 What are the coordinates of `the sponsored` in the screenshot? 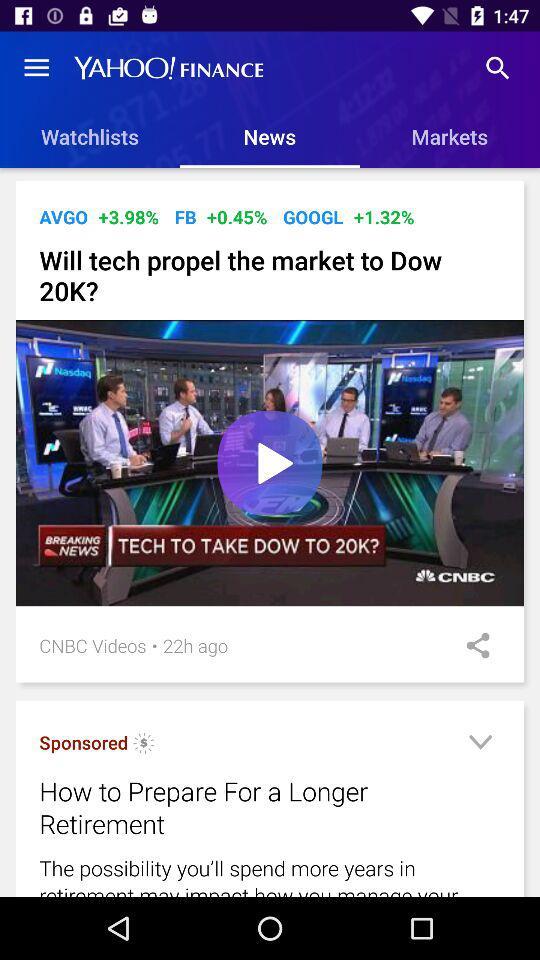 It's located at (82, 741).